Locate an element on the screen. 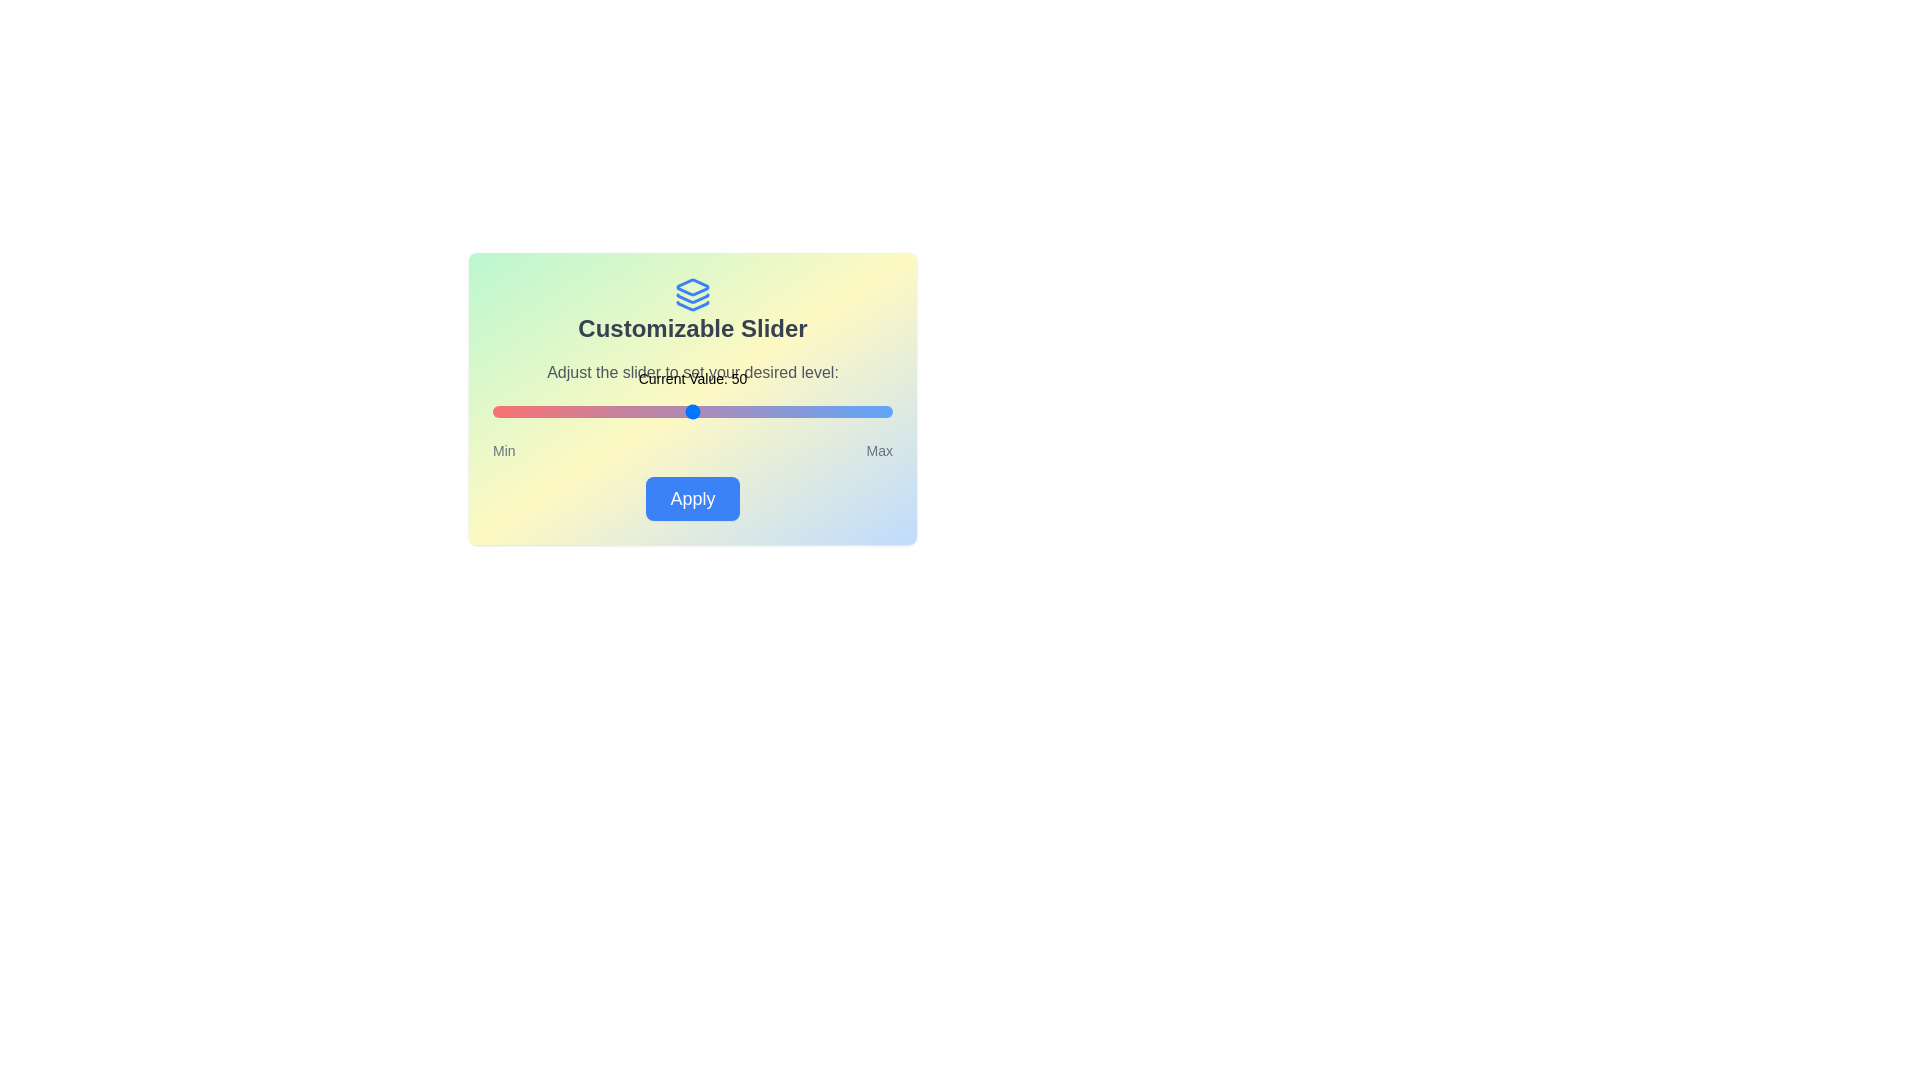  the slider to set its value to 49 is located at coordinates (689, 411).